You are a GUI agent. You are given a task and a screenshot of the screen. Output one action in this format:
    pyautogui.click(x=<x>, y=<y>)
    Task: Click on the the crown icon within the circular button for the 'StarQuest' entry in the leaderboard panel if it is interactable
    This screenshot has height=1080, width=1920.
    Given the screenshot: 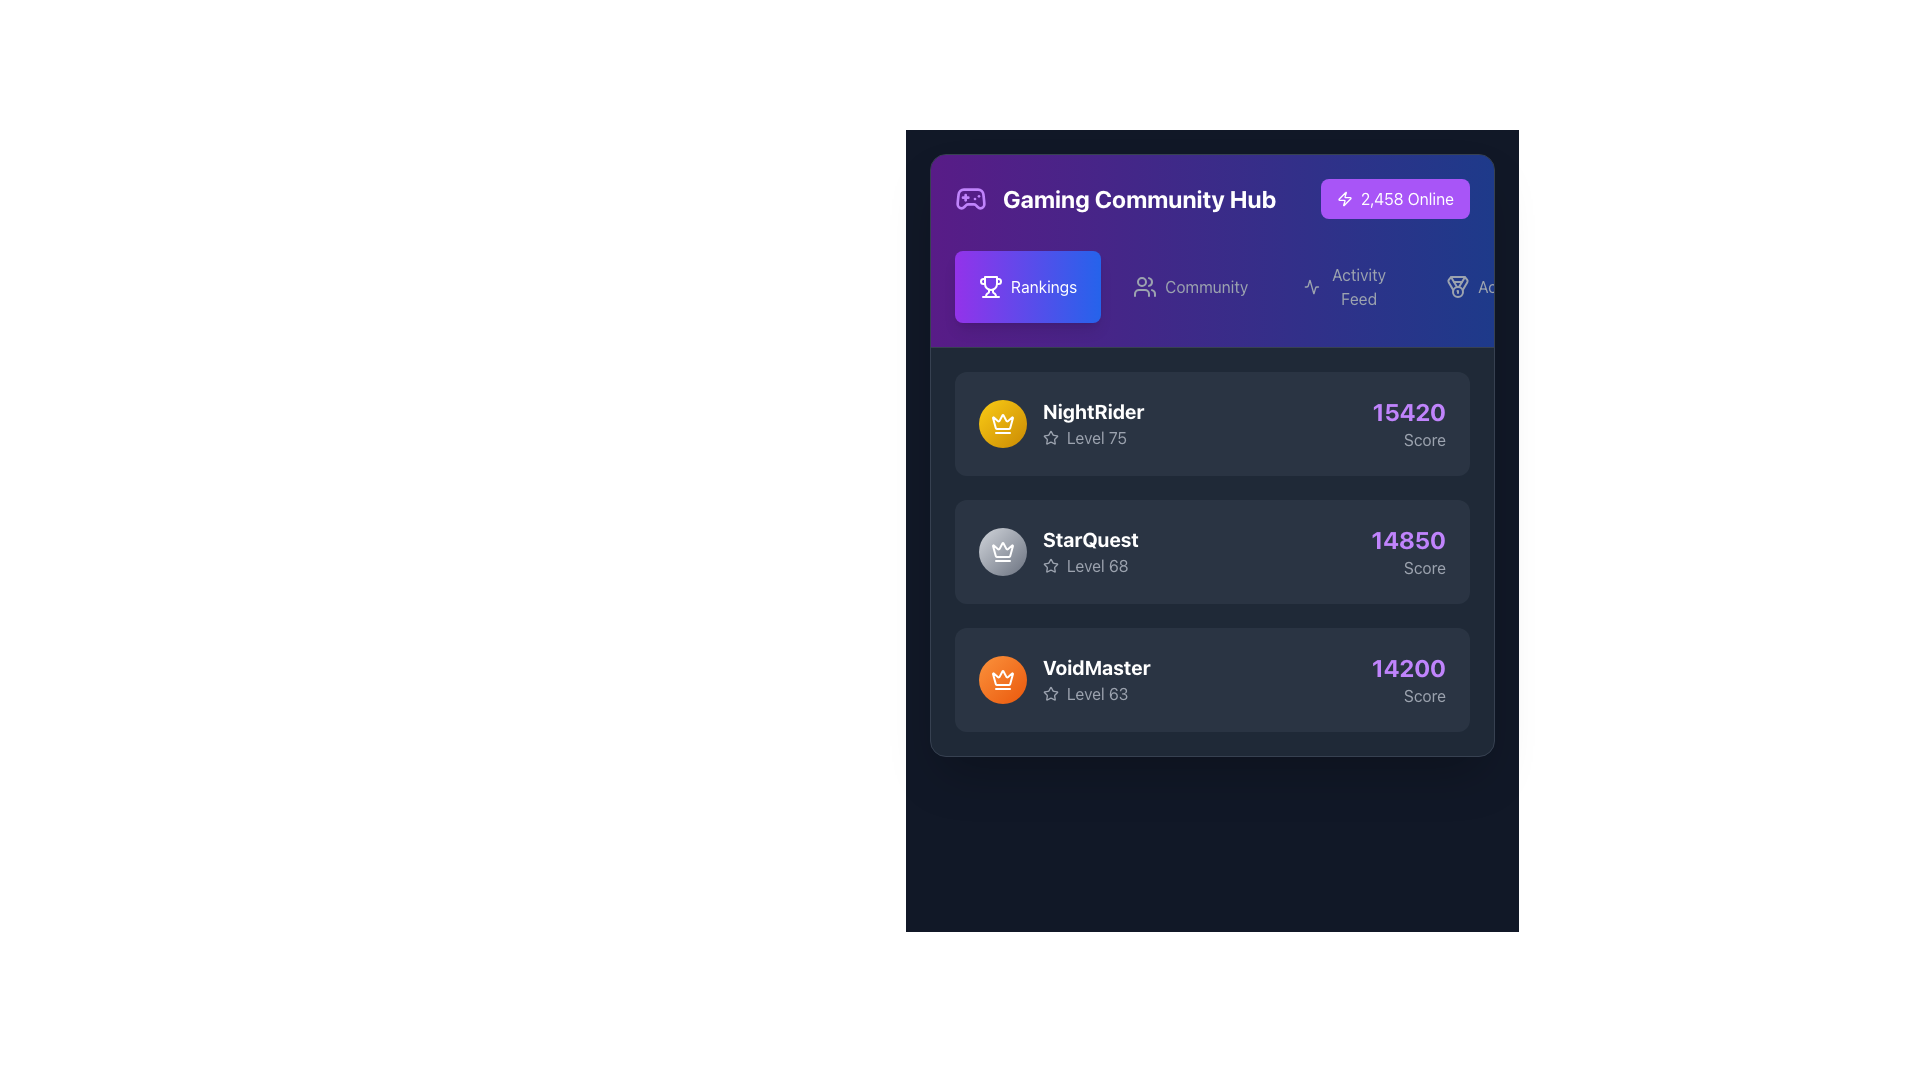 What is the action you would take?
    pyautogui.click(x=1003, y=551)
    